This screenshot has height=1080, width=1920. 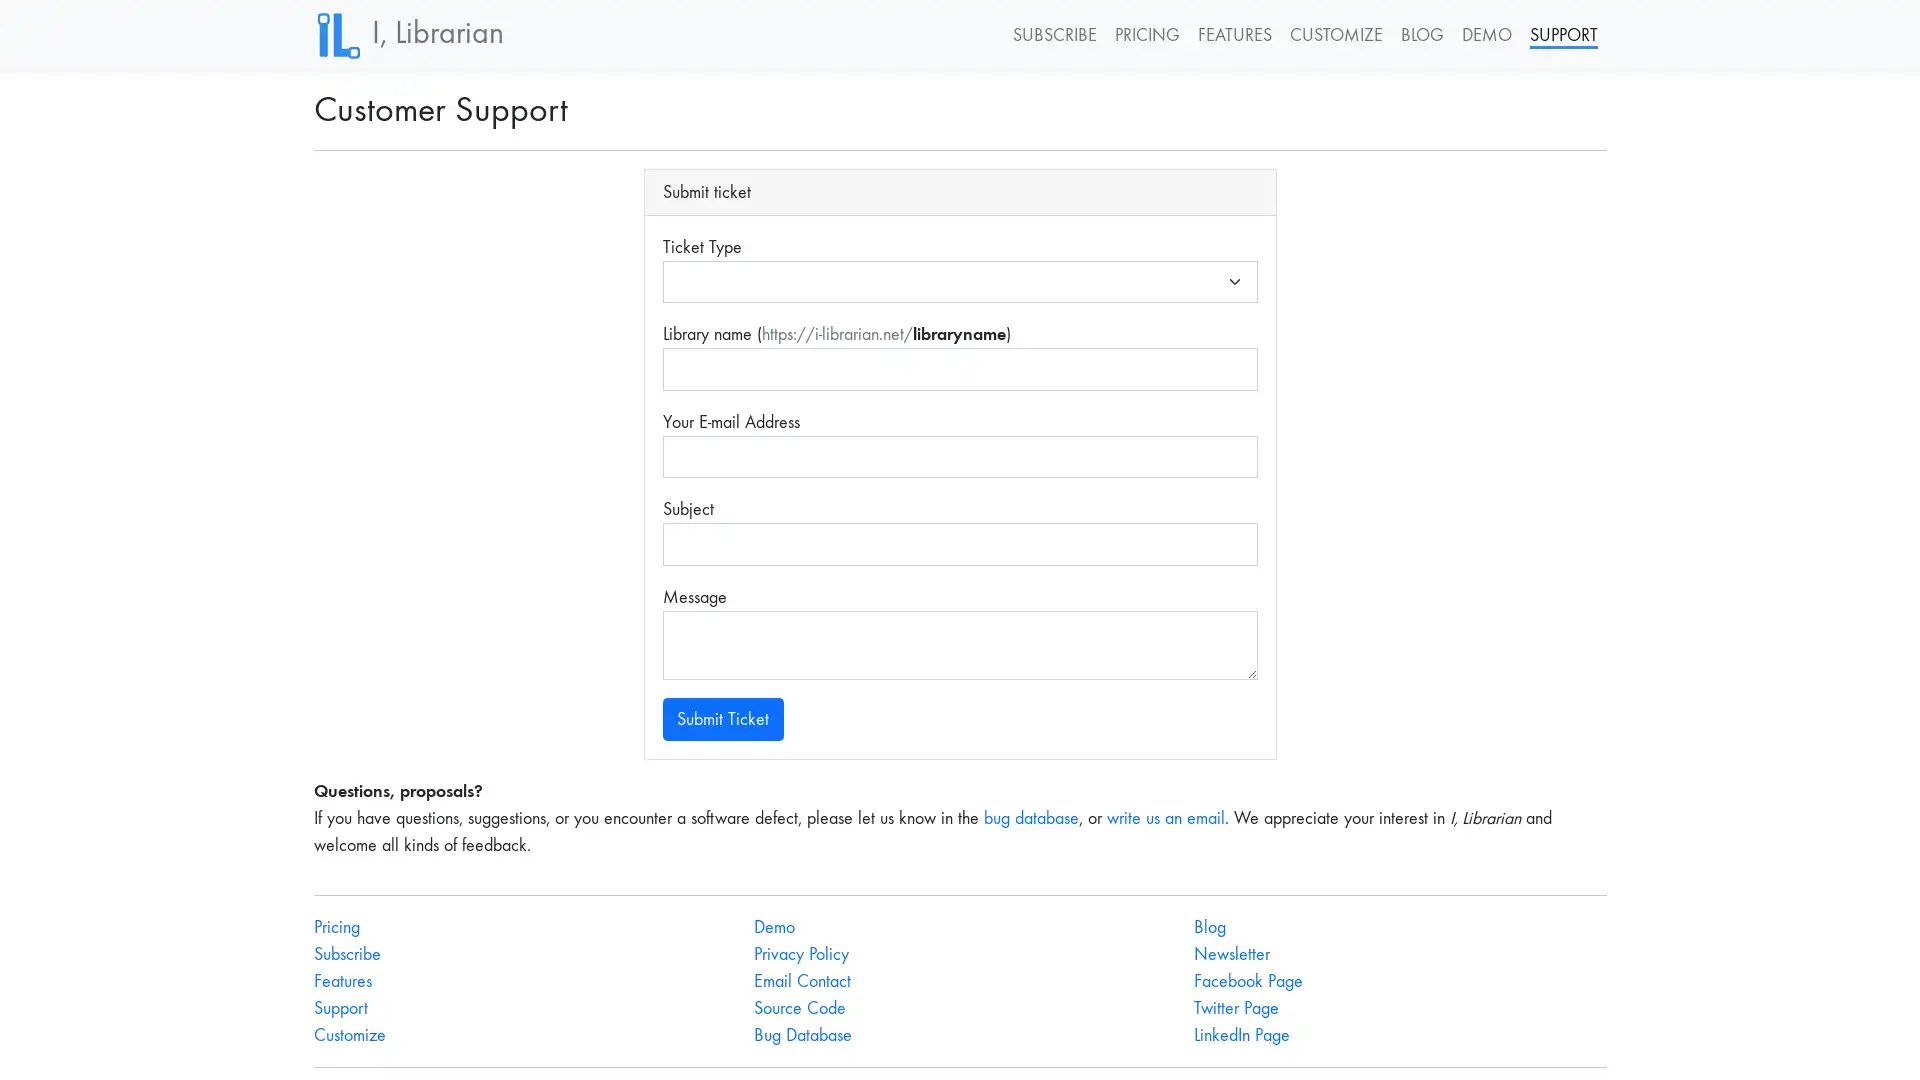 I want to click on Submit Ticket, so click(x=721, y=717).